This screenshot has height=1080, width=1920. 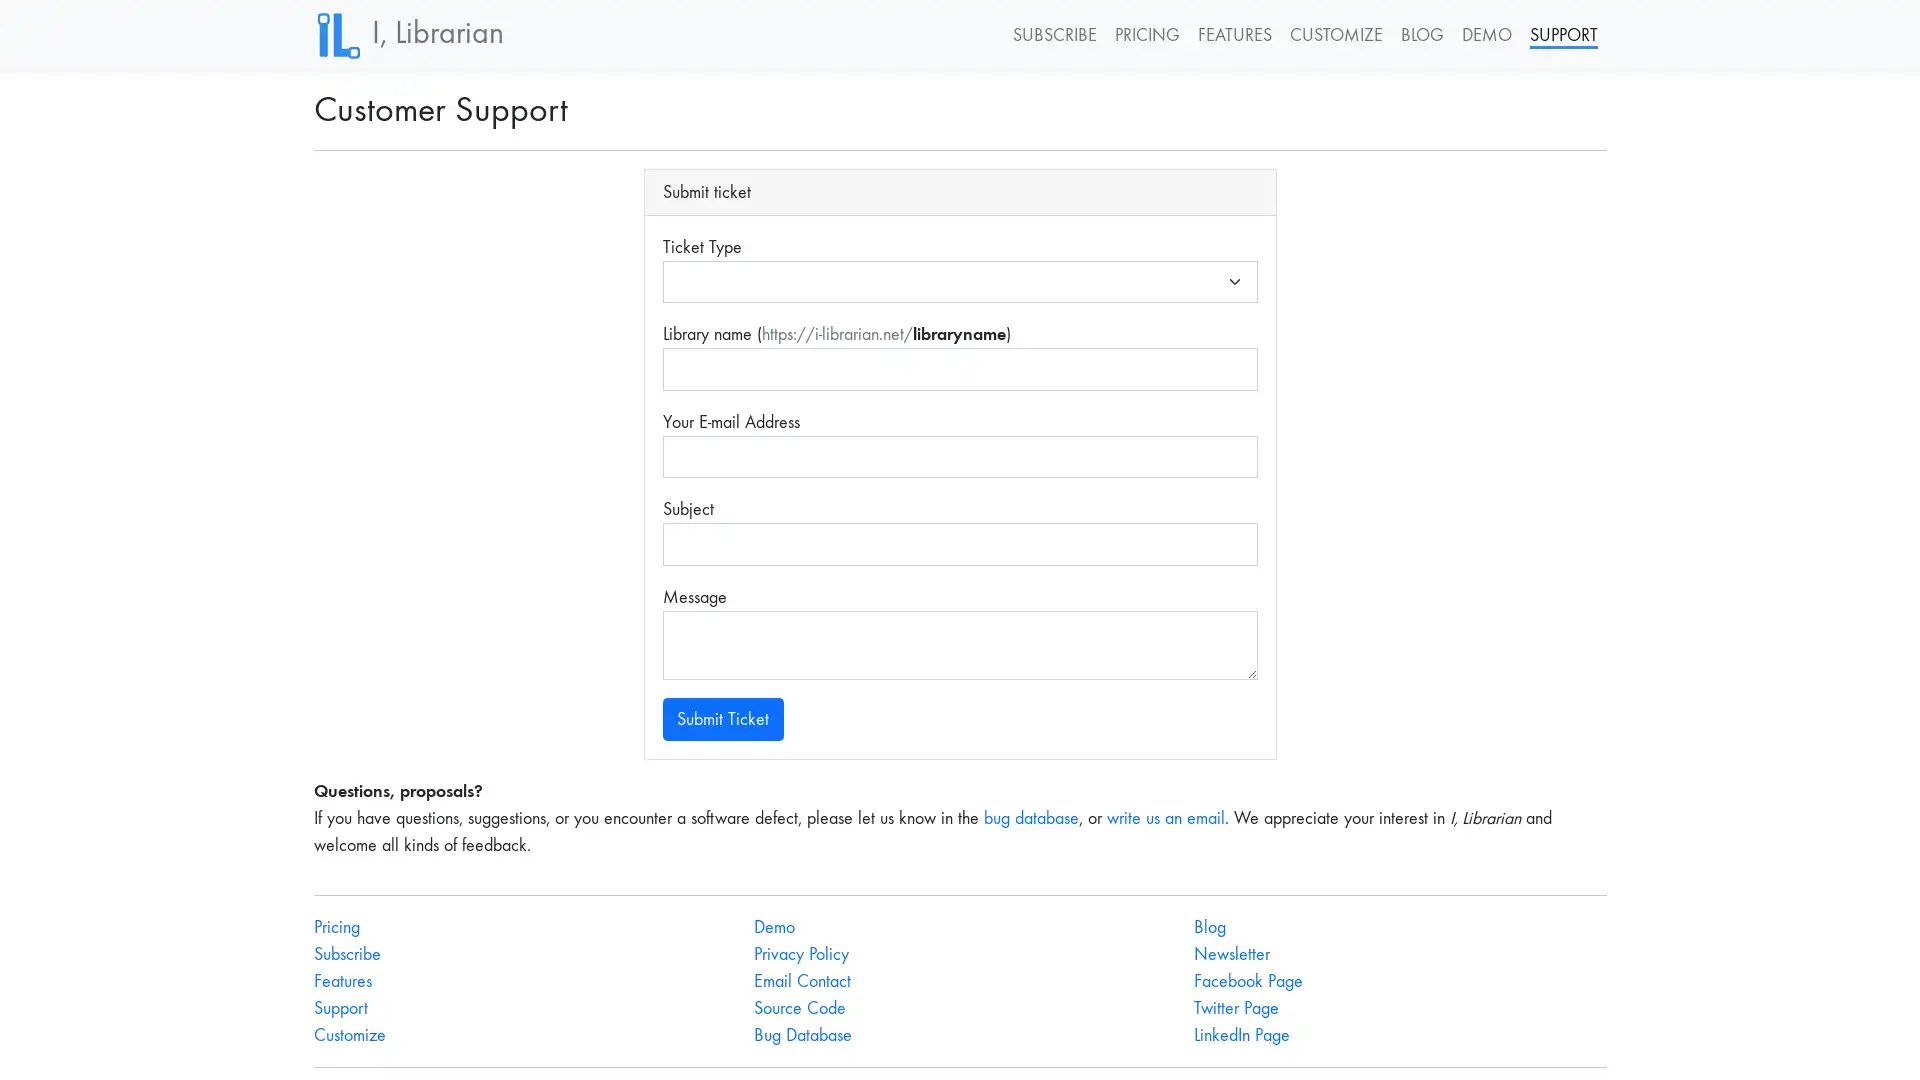 I want to click on Submit Ticket, so click(x=721, y=717).